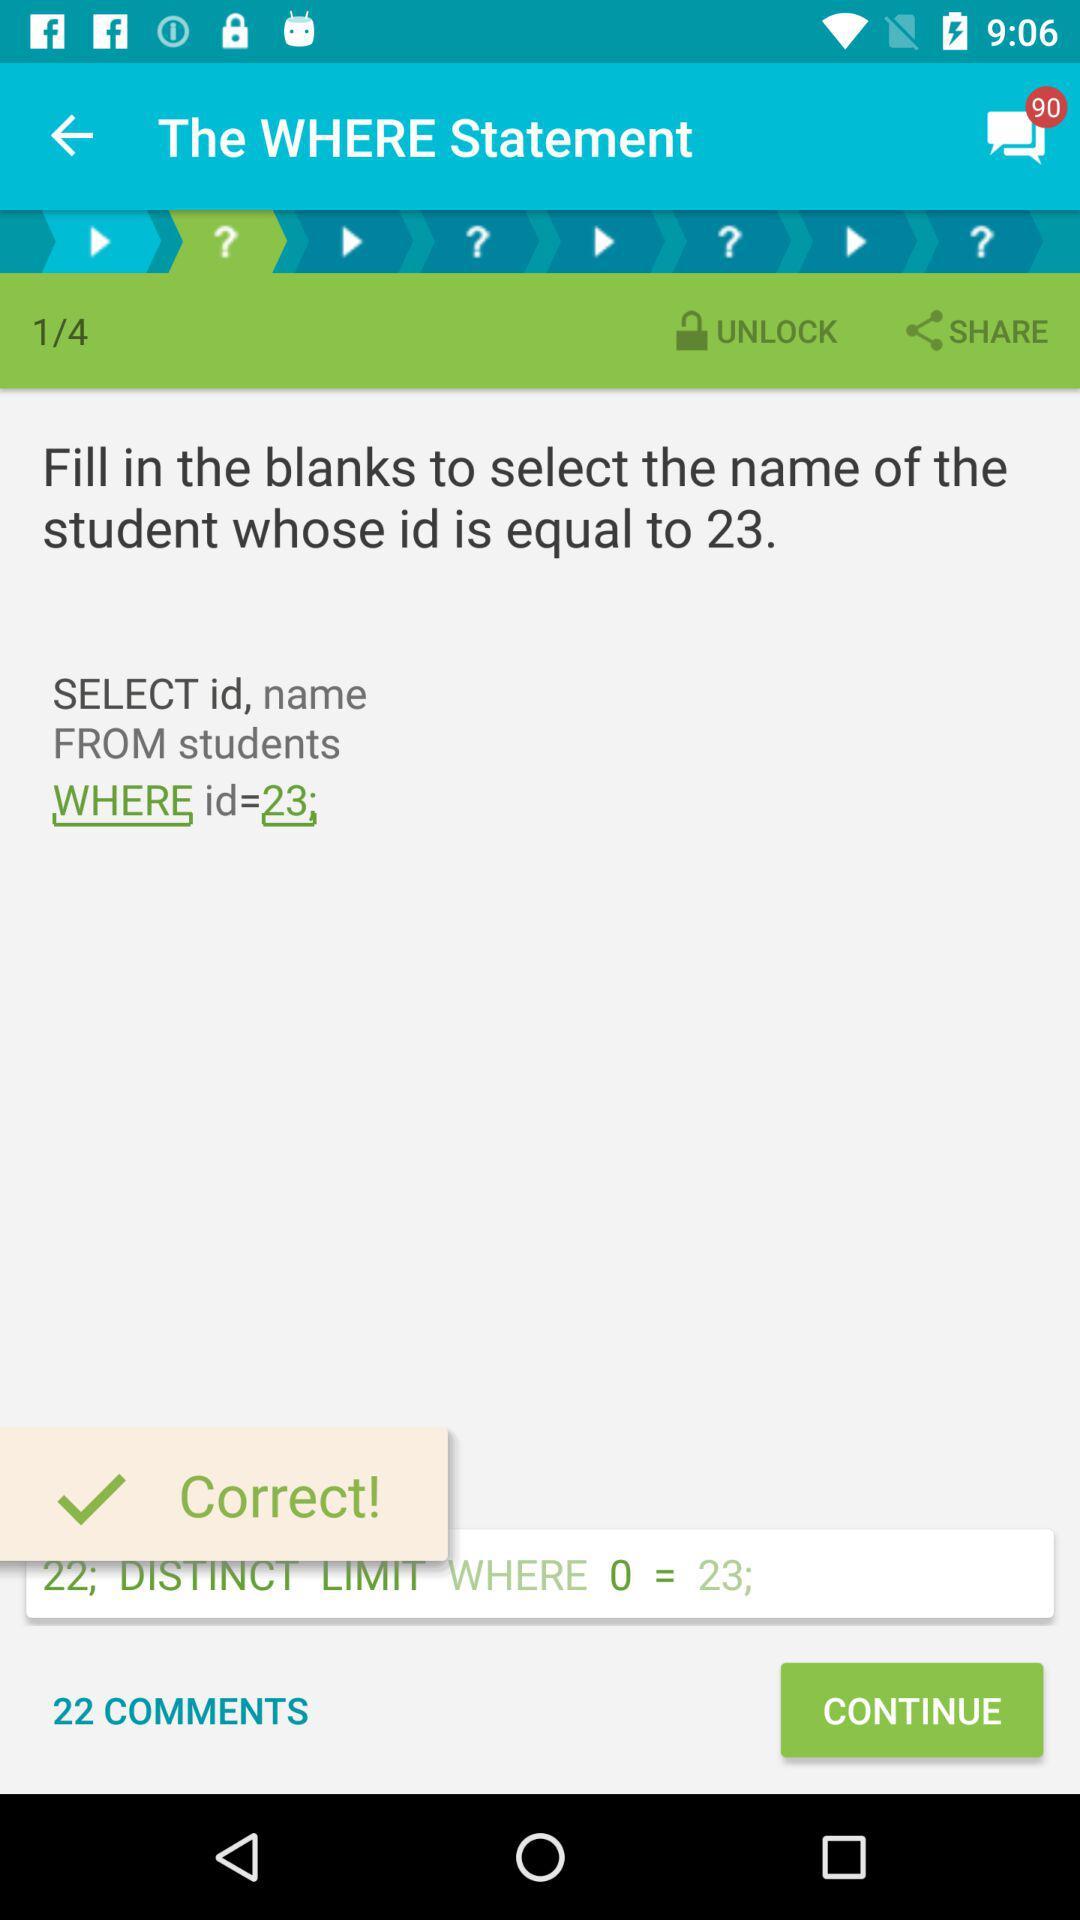  Describe the element at coordinates (979, 240) in the screenshot. I see `a specific question in the final` at that location.